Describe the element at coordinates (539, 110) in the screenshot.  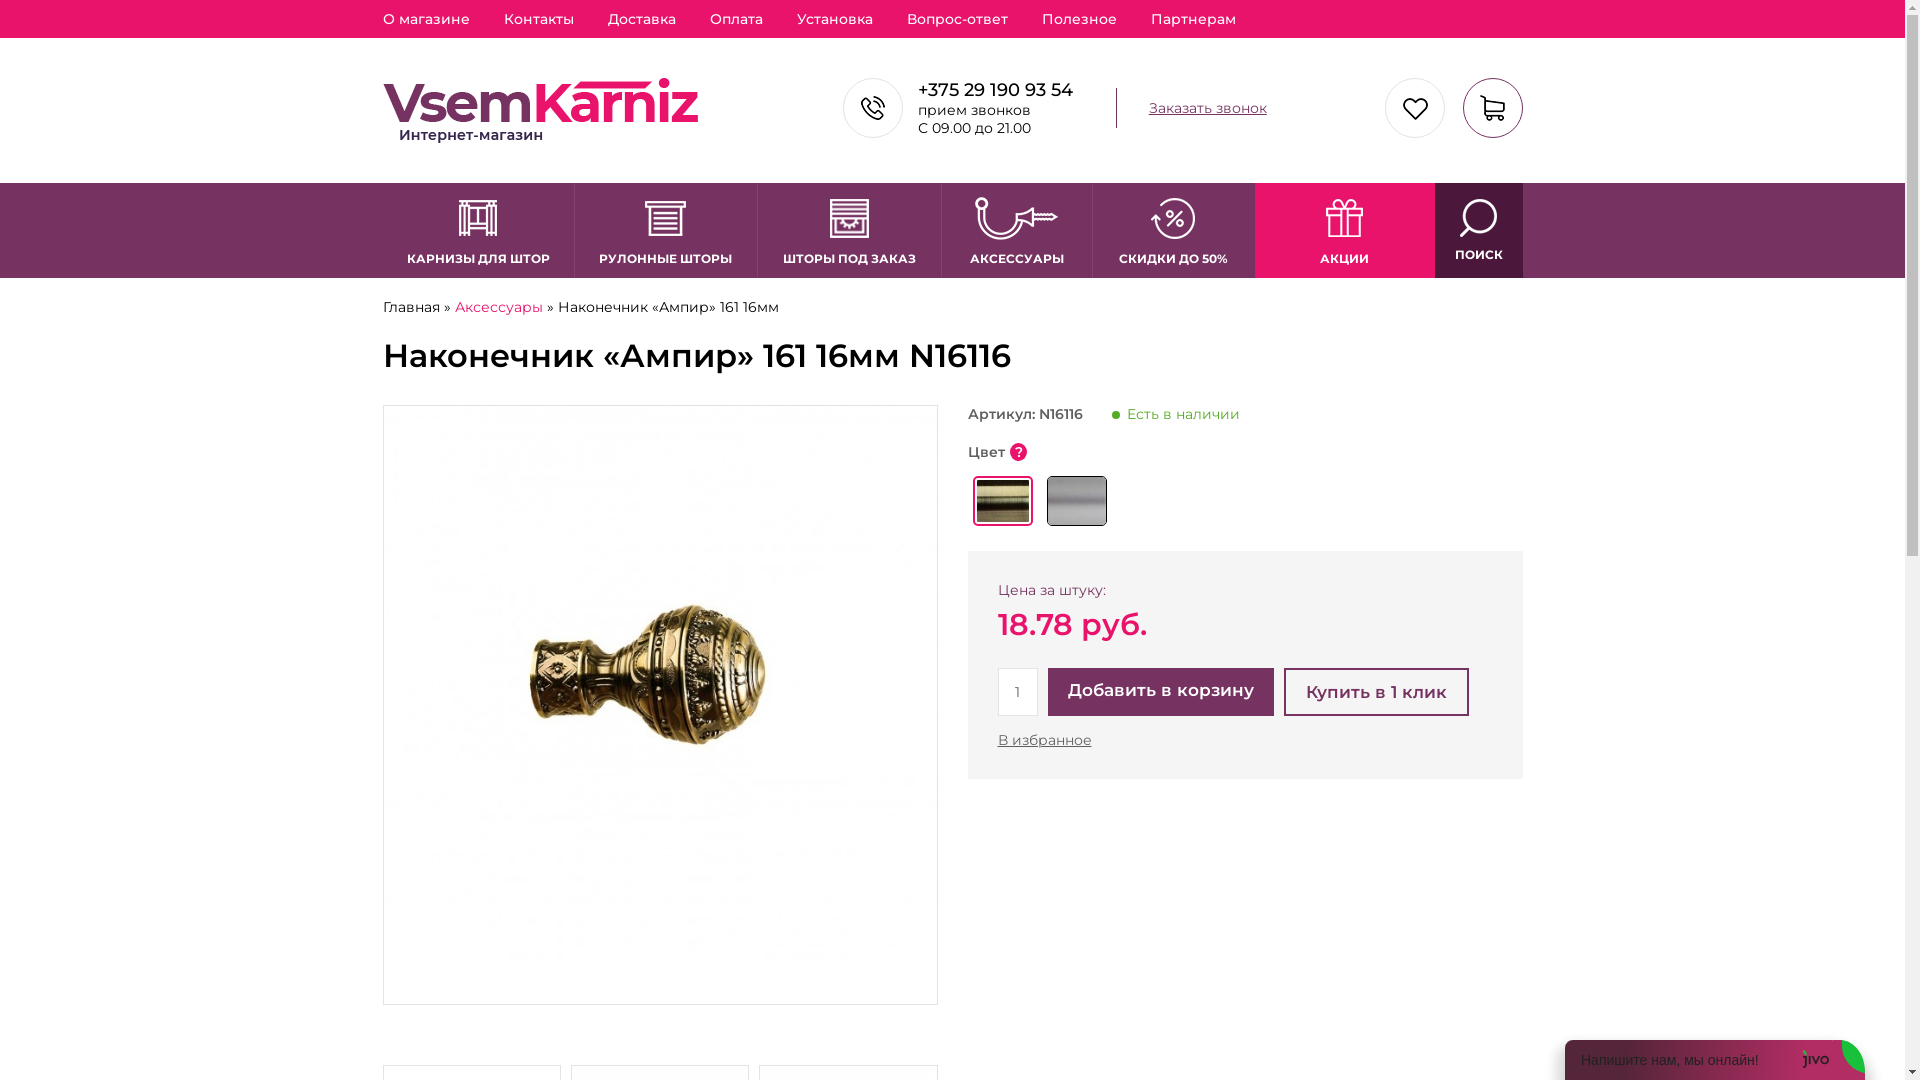
I see `'vsemkarniz.by'` at that location.